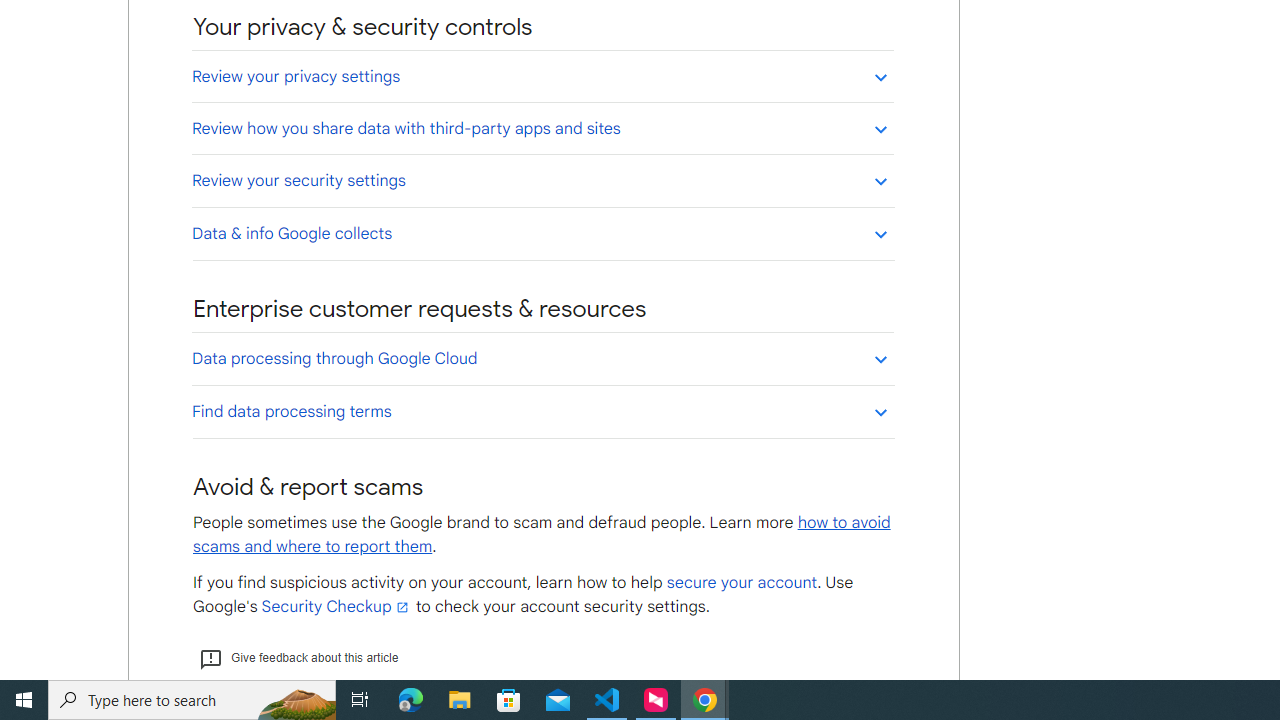  Describe the element at coordinates (542, 410) in the screenshot. I see `'Find data processing terms'` at that location.